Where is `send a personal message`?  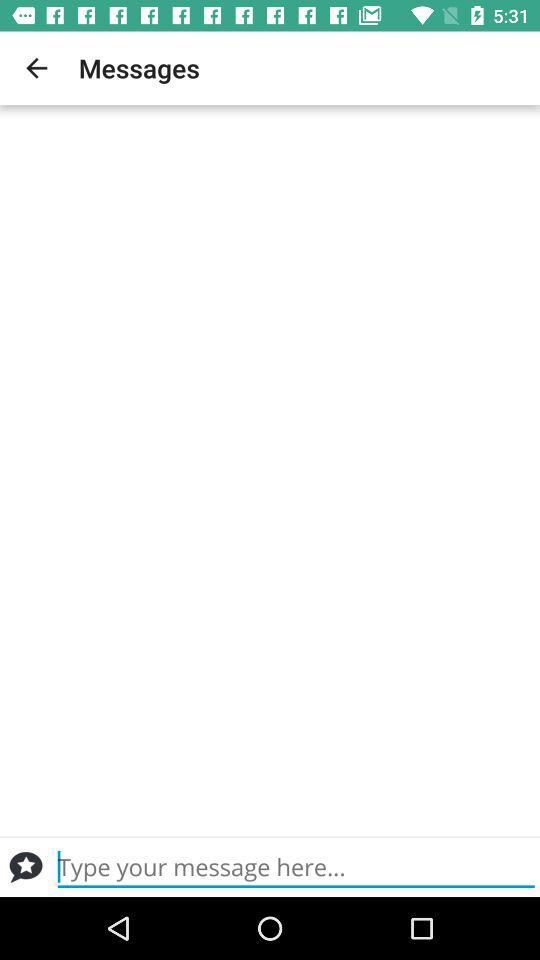 send a personal message is located at coordinates (295, 866).